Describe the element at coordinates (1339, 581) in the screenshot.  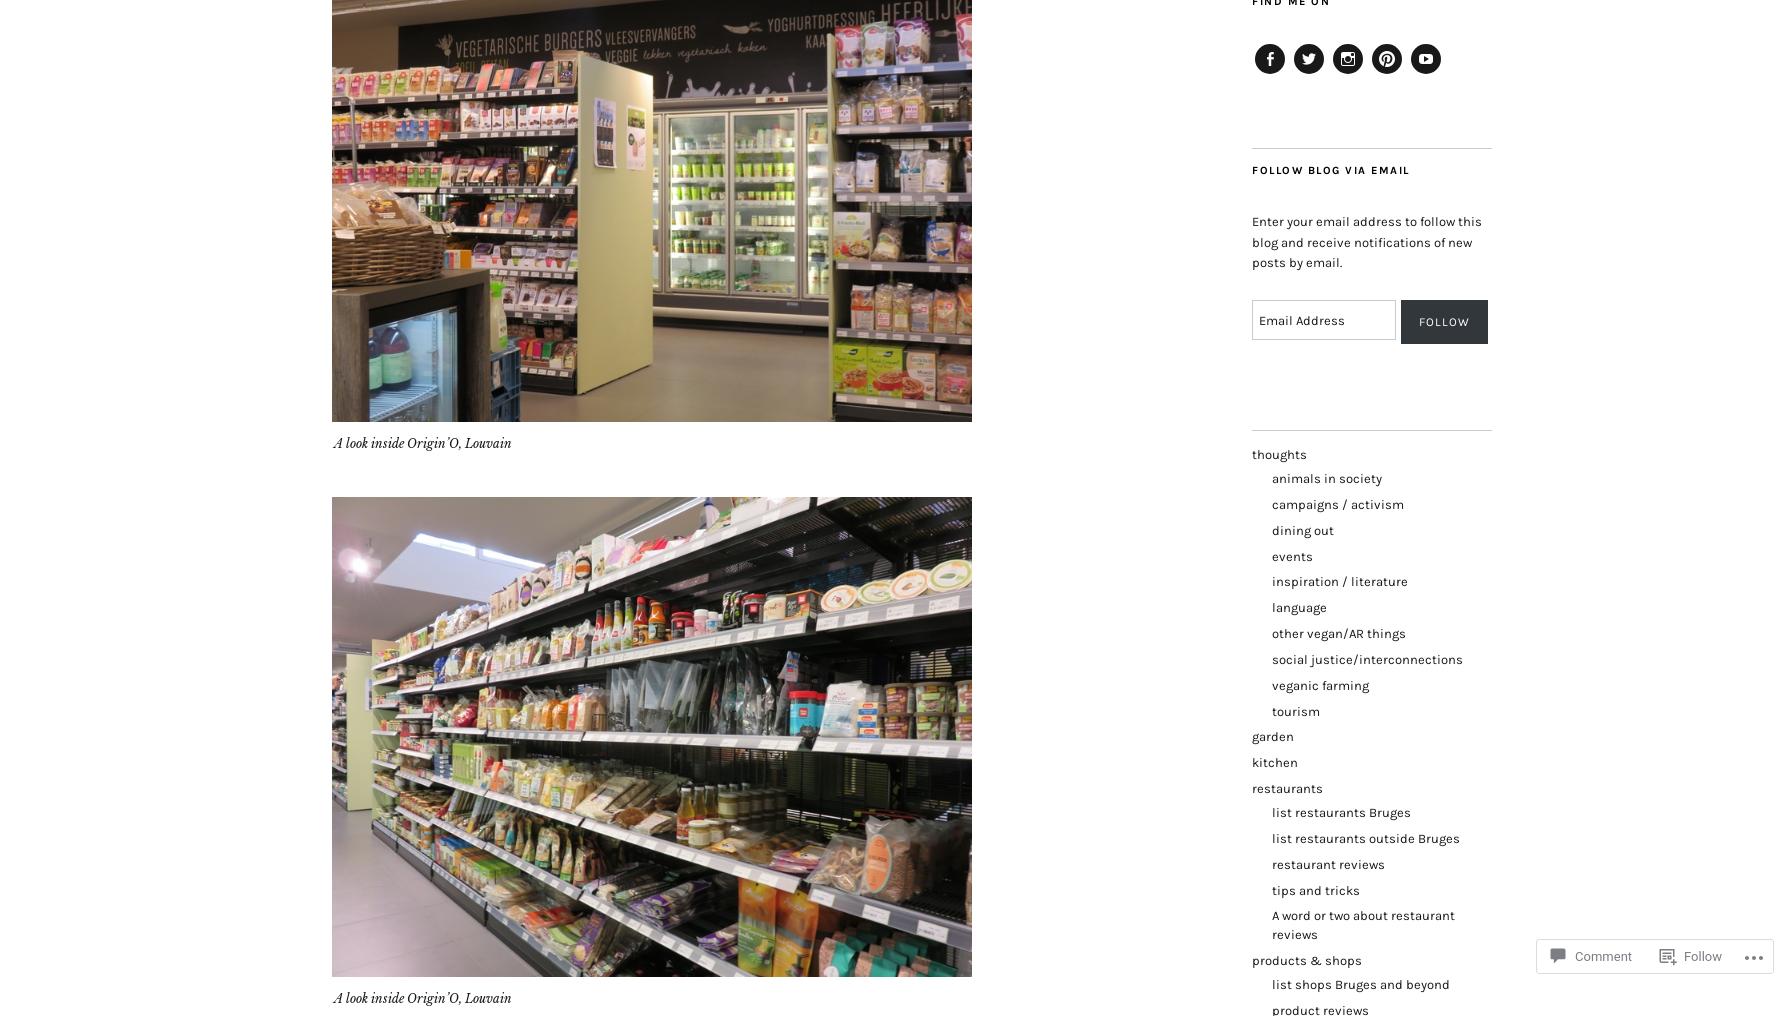
I see `'inspiration / literature'` at that location.